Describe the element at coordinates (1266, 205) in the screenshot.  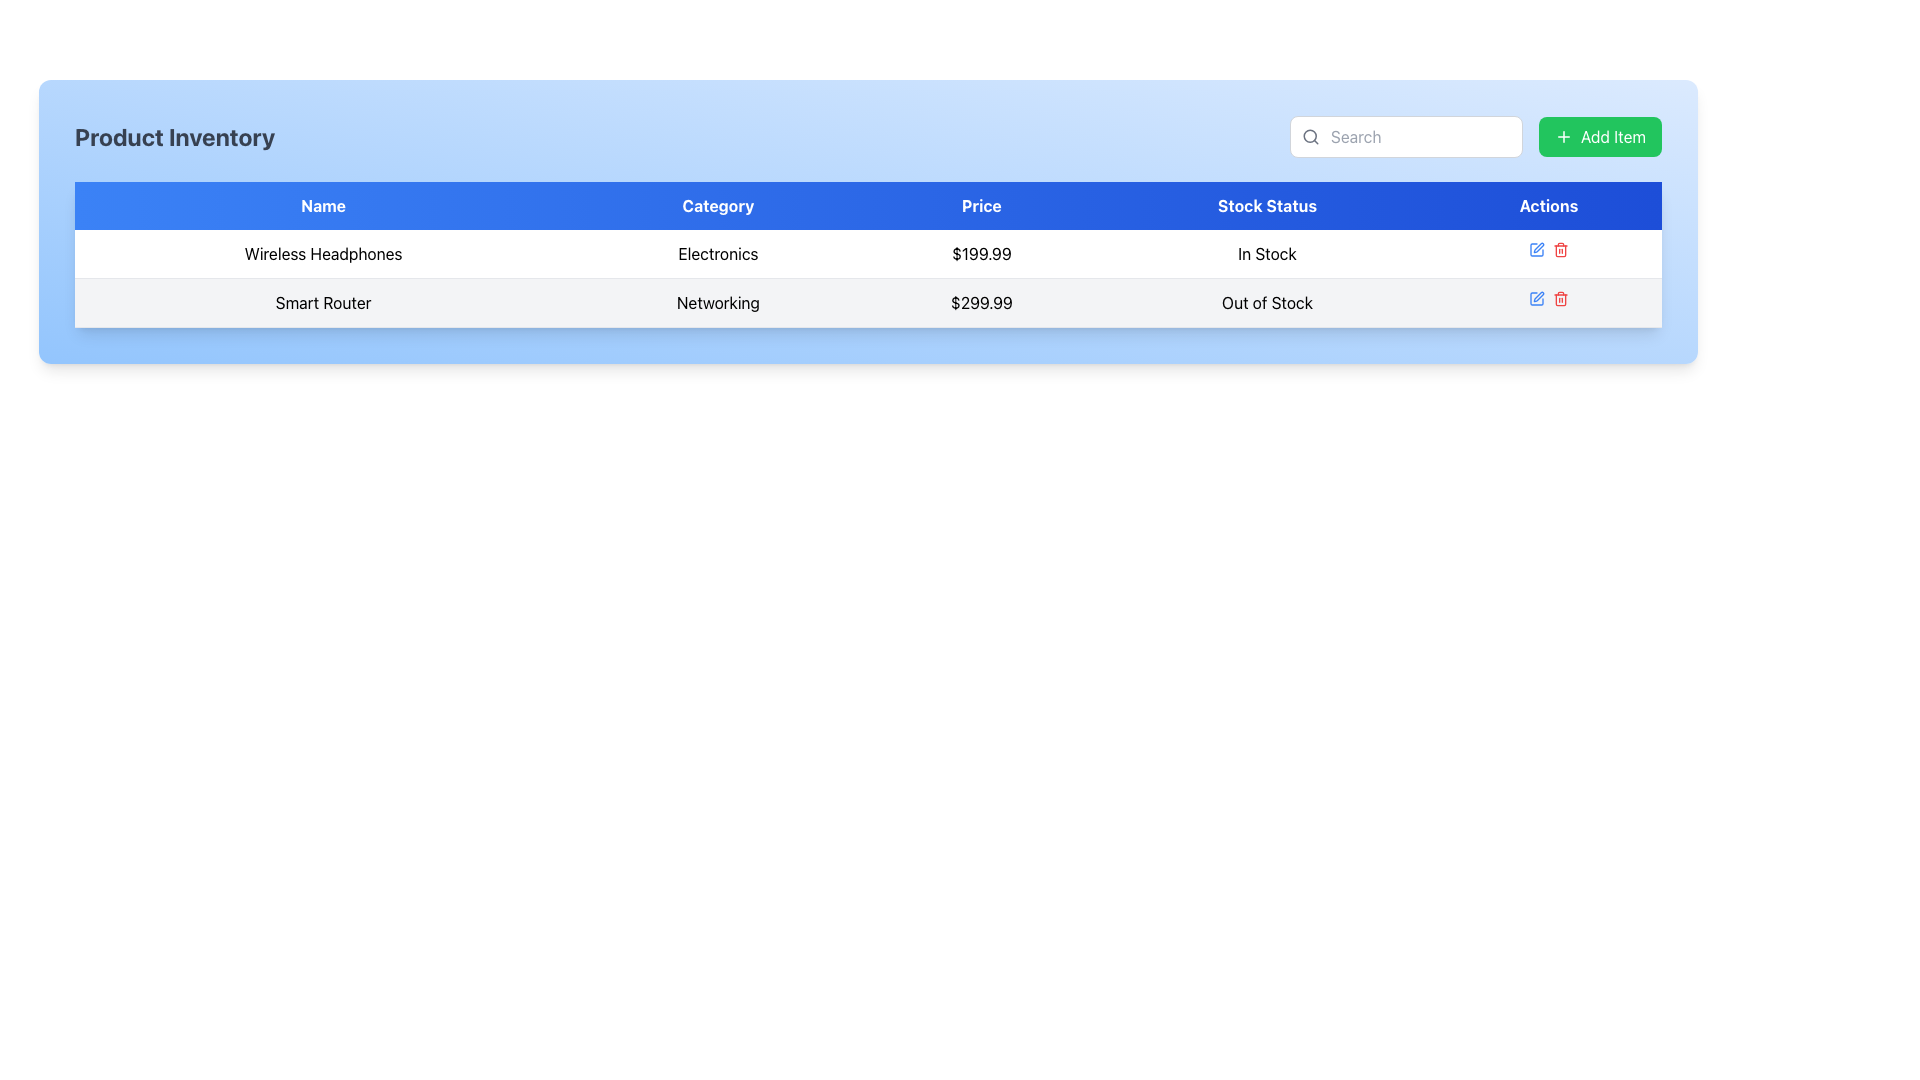
I see `the 'Stock Status' header label in the table, which is the fourth header following 'Price' and preceding 'Actions'` at that location.